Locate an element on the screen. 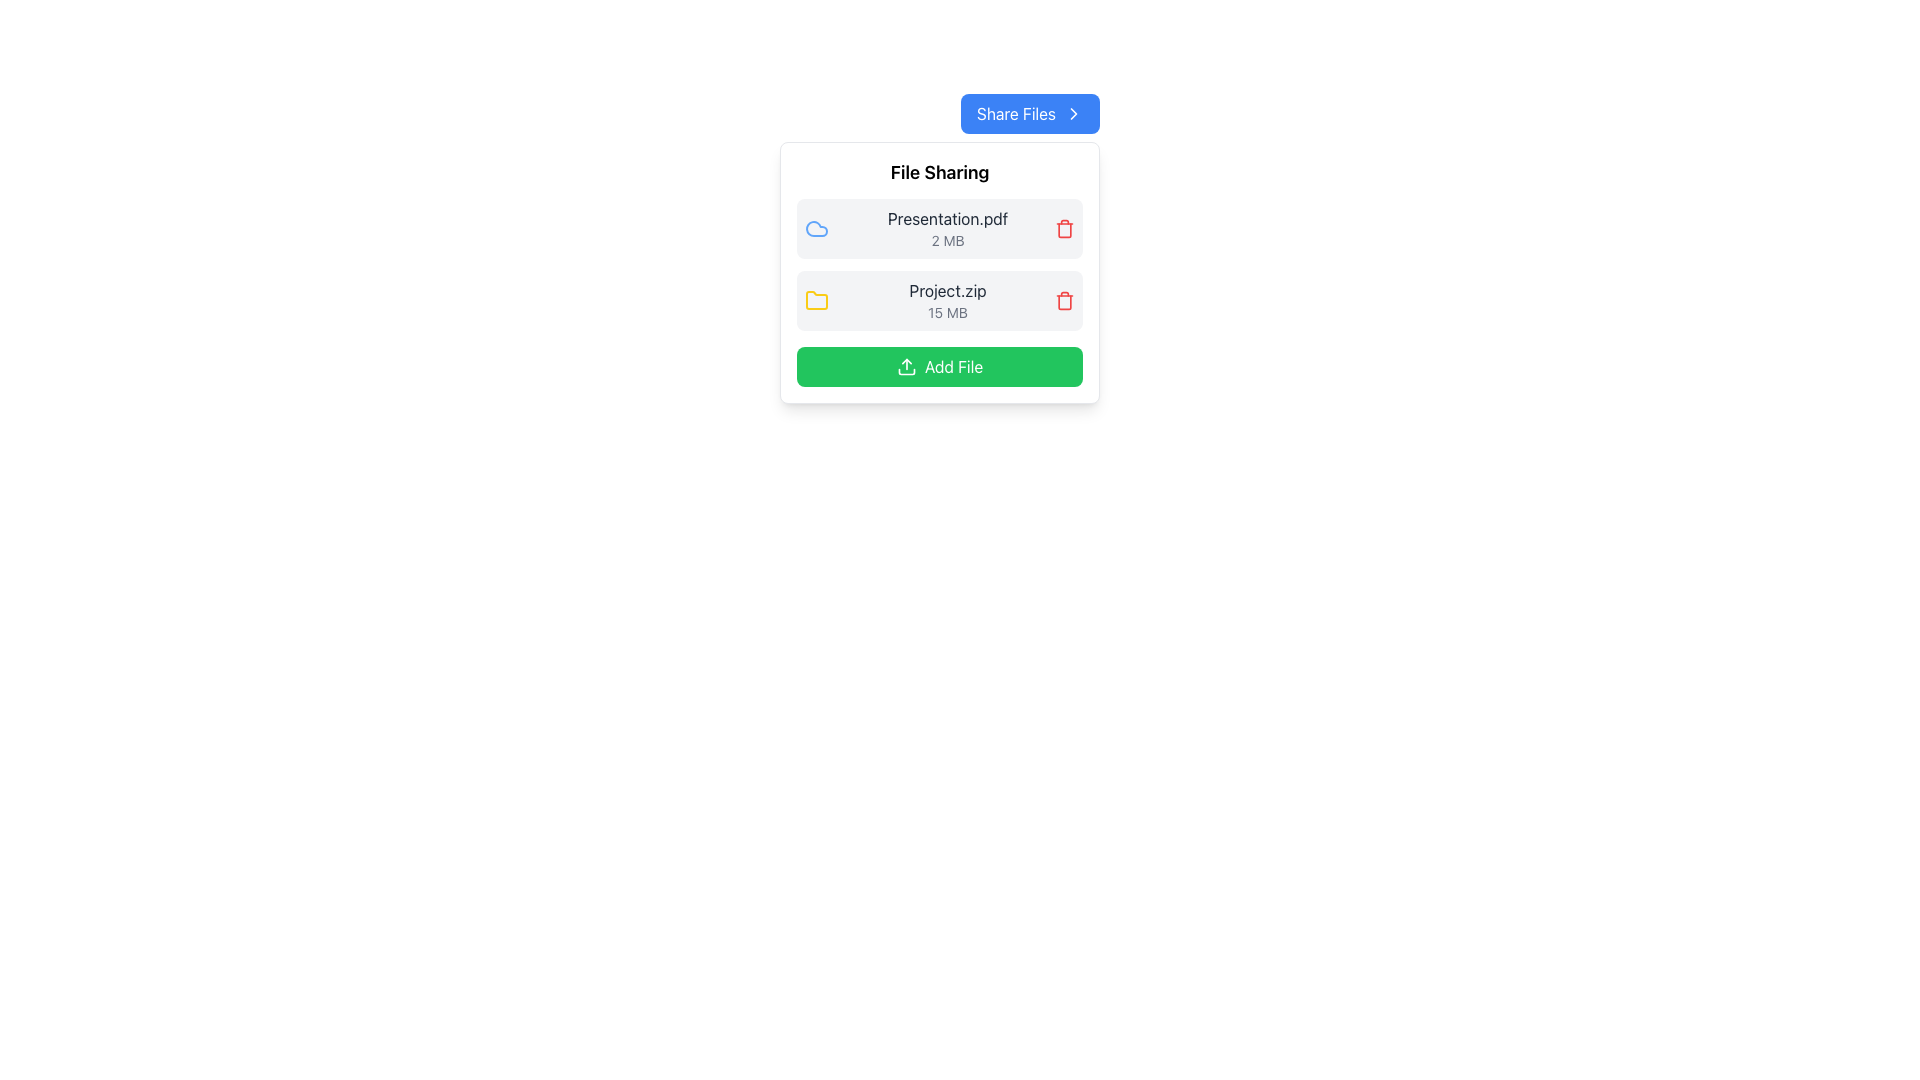 The height and width of the screenshot is (1080, 1920). the chevron icon located on the right-hand side of the 'Share Files' button is located at coordinates (1073, 114).